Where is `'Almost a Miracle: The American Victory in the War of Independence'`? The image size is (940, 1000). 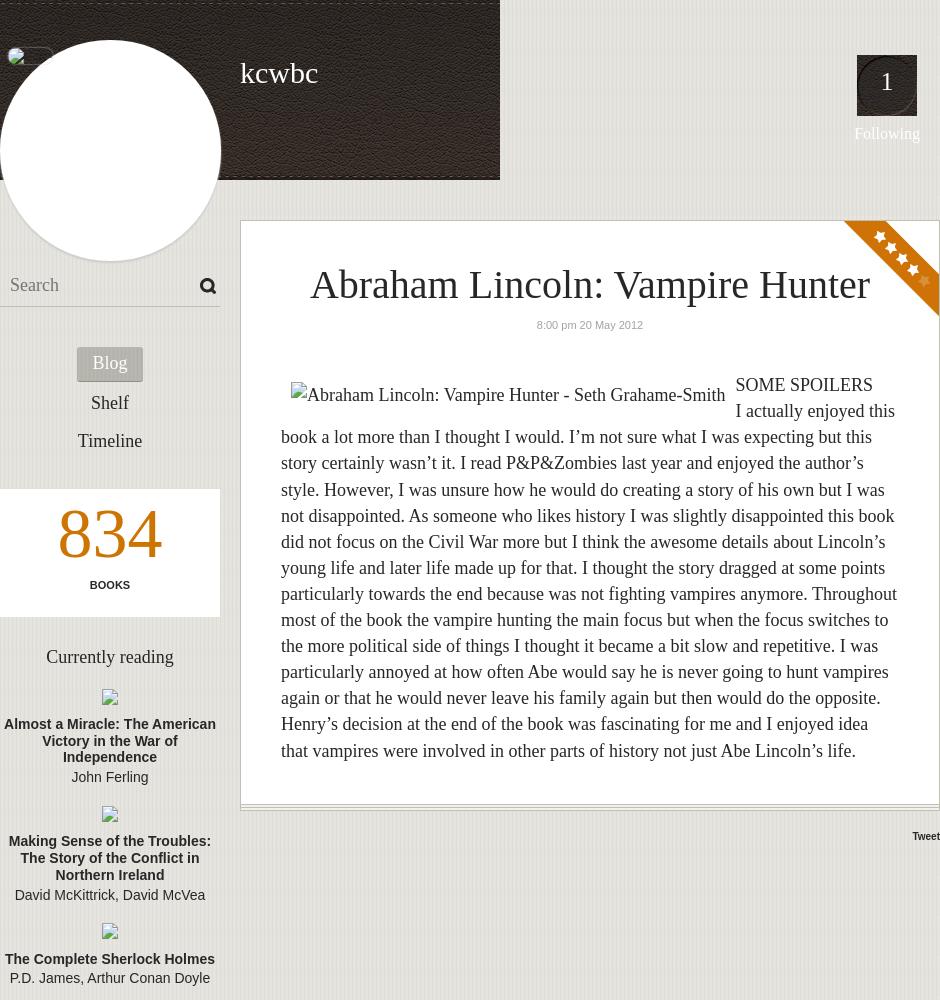 'Almost a Miracle: The American Victory in the War of Independence' is located at coordinates (4, 739).